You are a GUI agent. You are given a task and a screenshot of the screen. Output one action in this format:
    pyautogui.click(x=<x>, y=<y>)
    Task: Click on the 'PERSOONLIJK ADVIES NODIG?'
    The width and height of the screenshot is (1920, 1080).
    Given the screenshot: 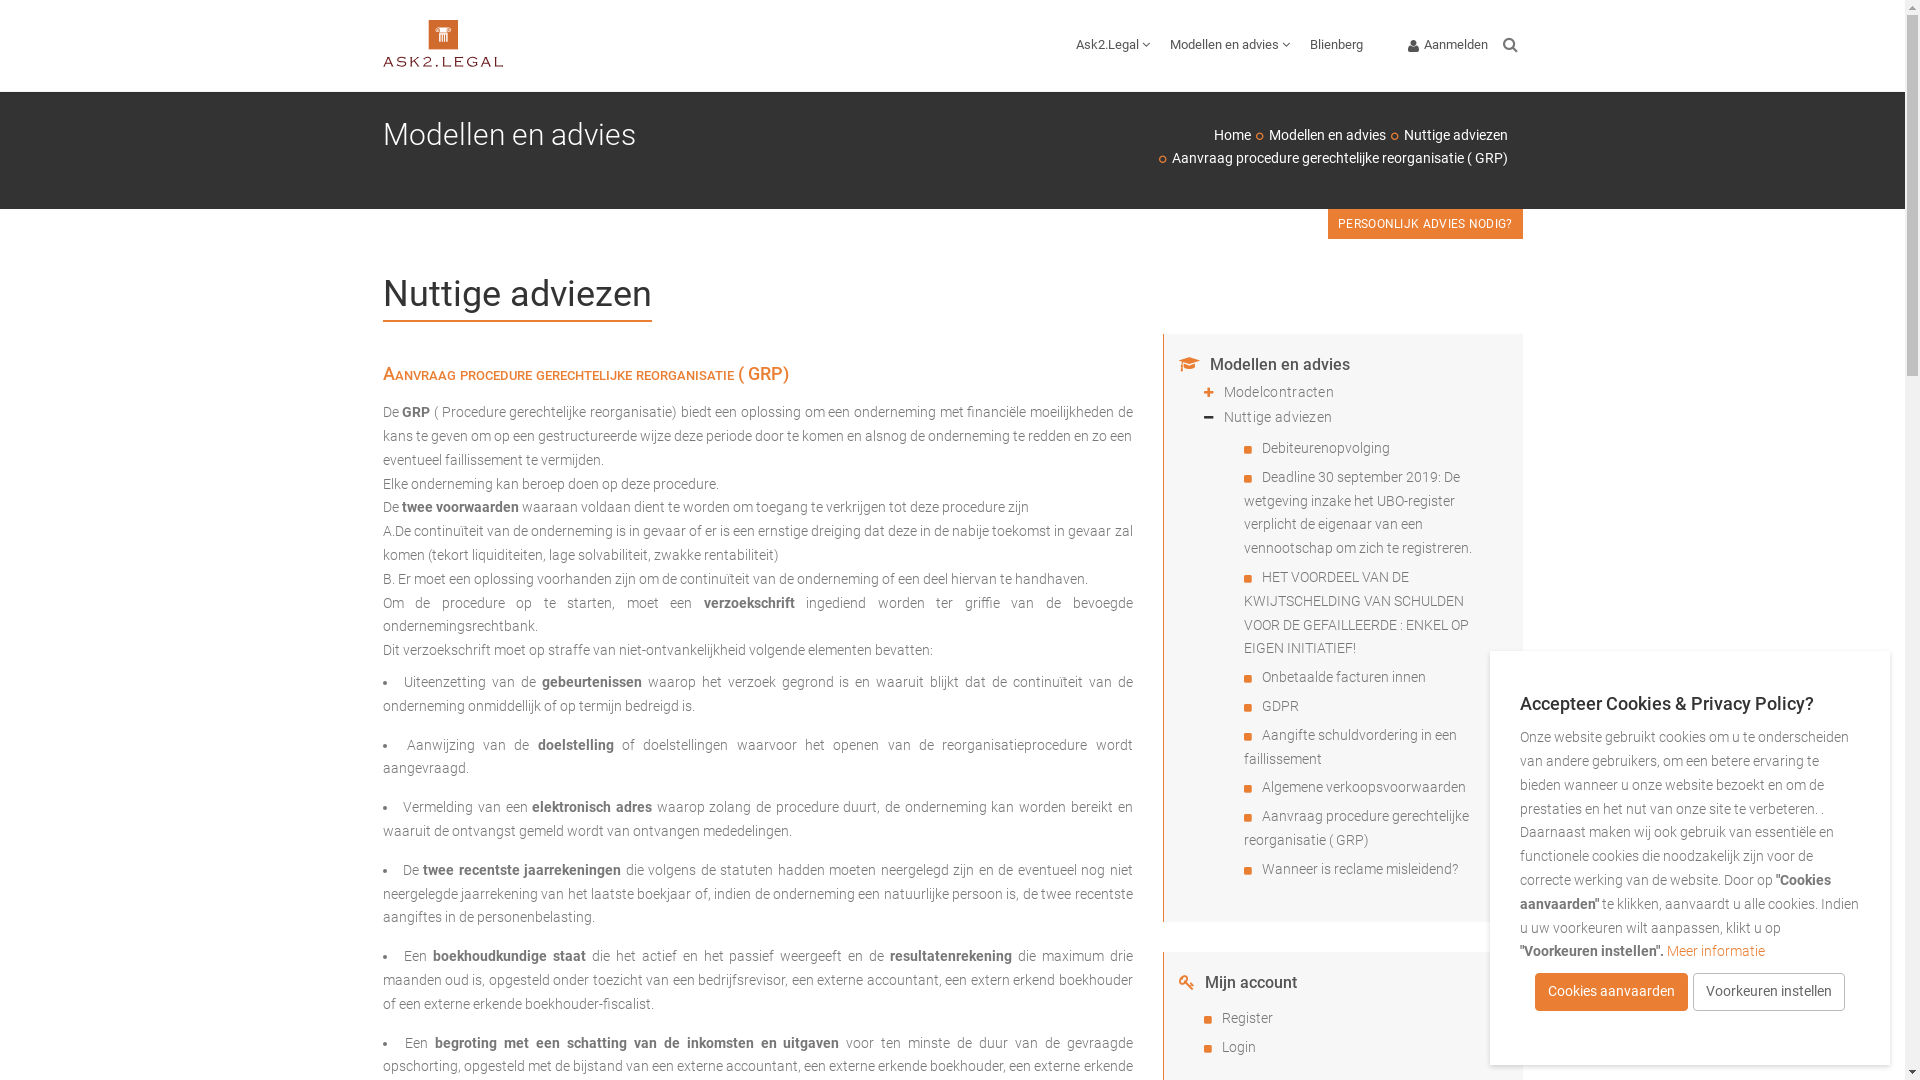 What is the action you would take?
    pyautogui.click(x=1424, y=223)
    